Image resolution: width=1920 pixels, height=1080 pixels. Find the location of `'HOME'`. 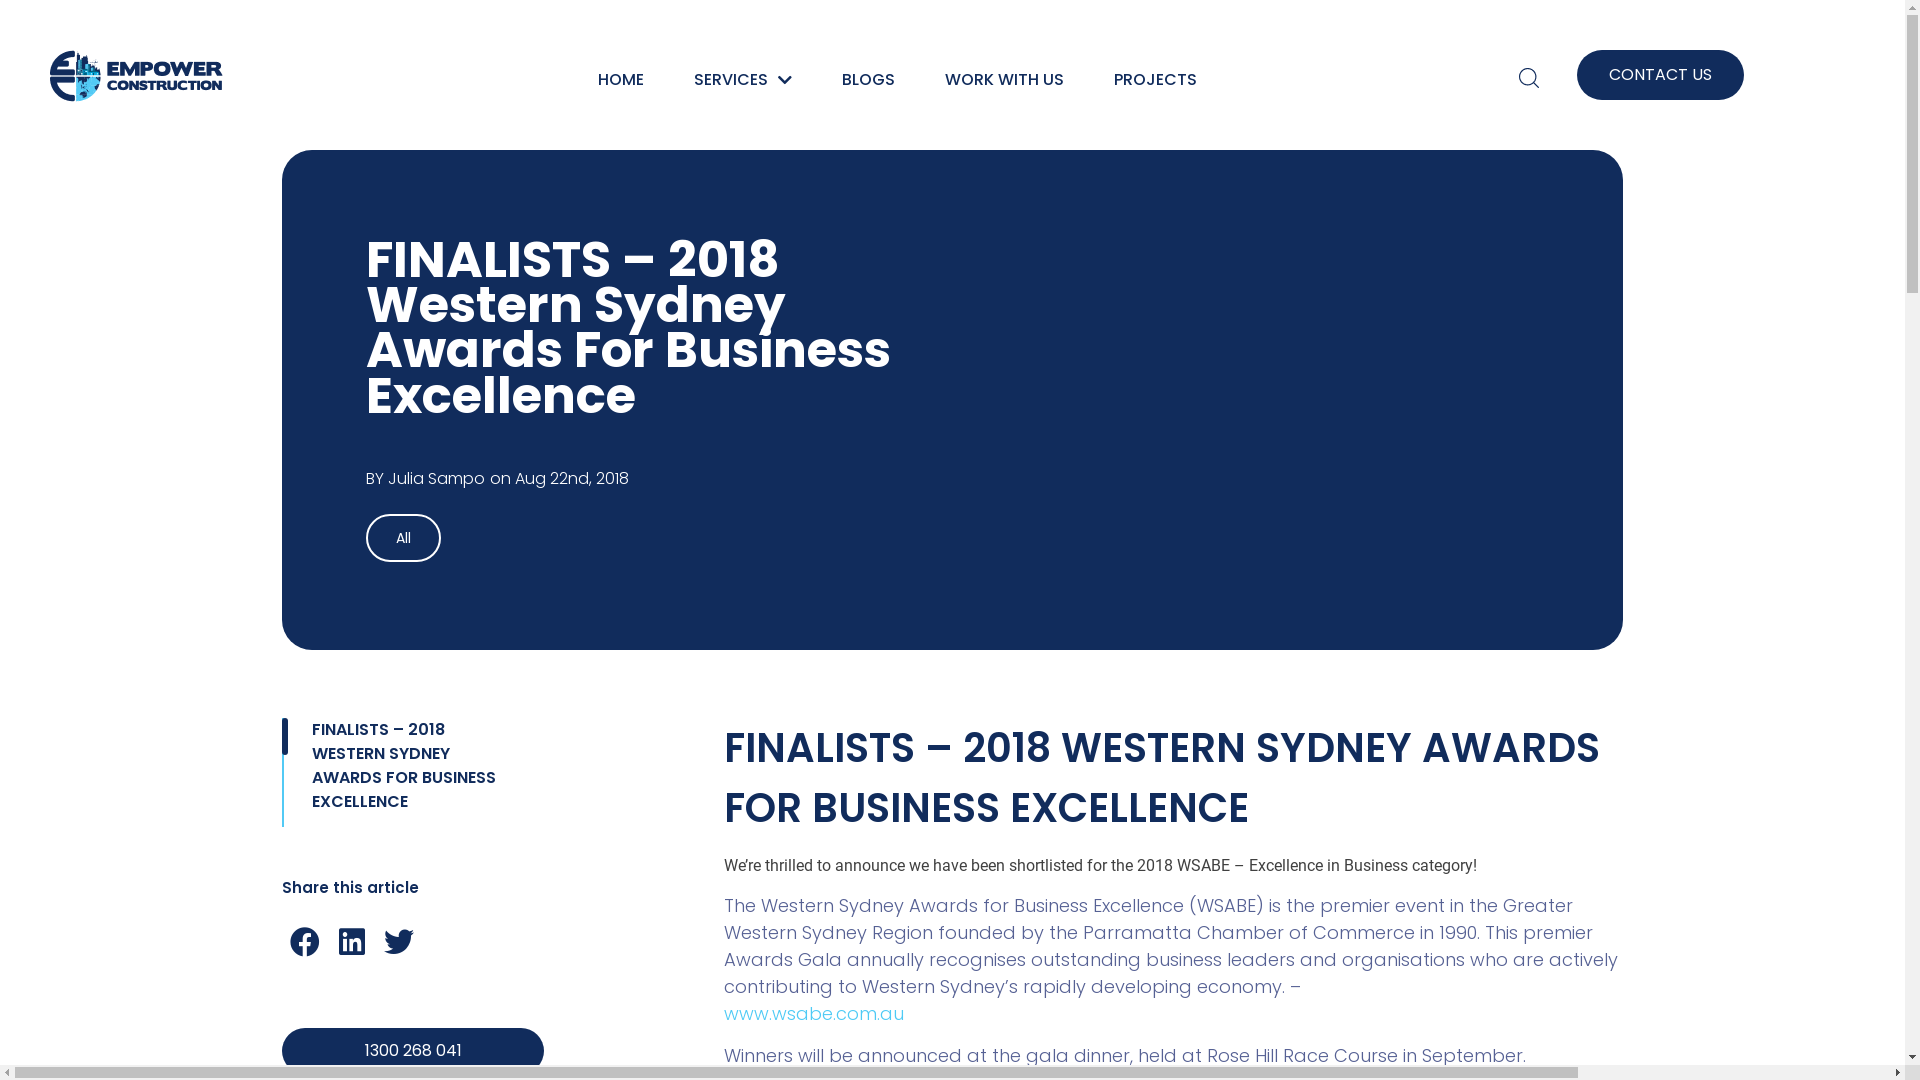

'HOME' is located at coordinates (619, 76).